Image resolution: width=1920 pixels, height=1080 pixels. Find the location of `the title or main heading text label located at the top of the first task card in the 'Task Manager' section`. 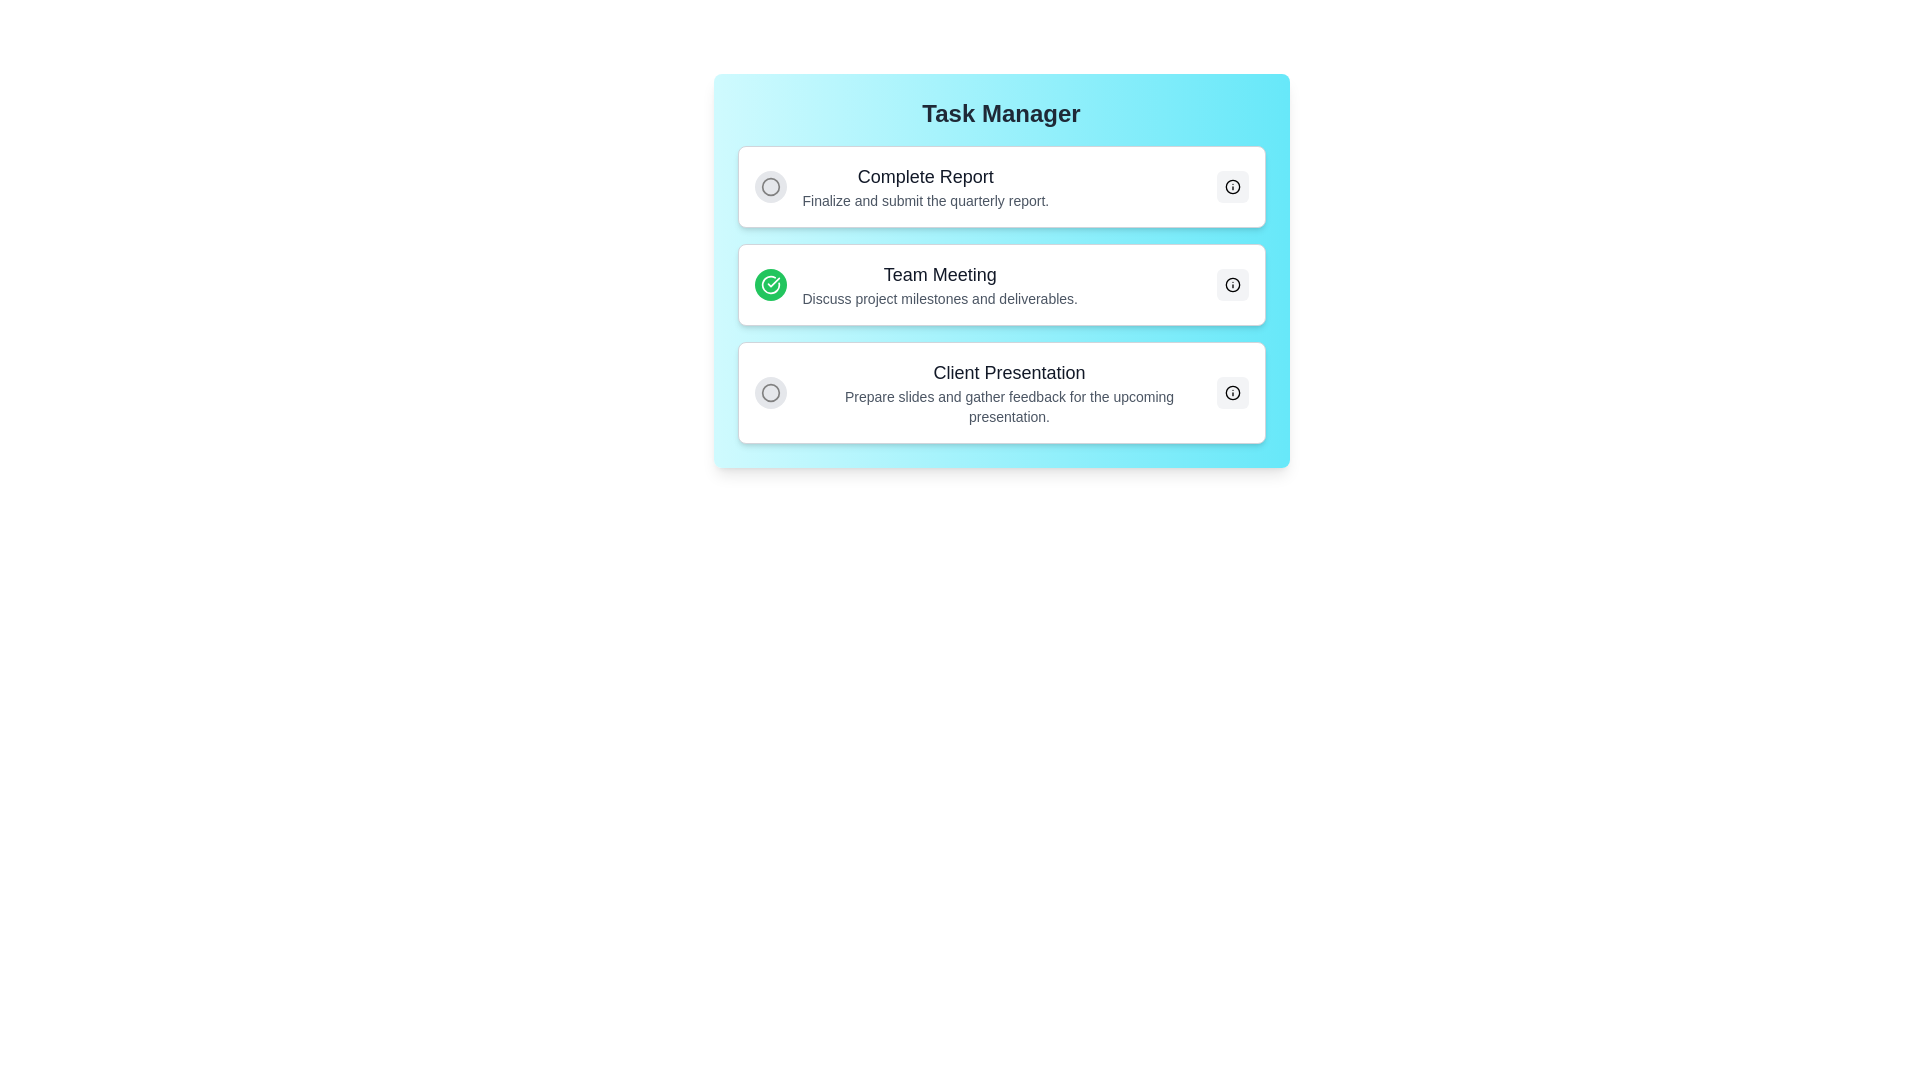

the title or main heading text label located at the top of the first task card in the 'Task Manager' section is located at coordinates (924, 176).